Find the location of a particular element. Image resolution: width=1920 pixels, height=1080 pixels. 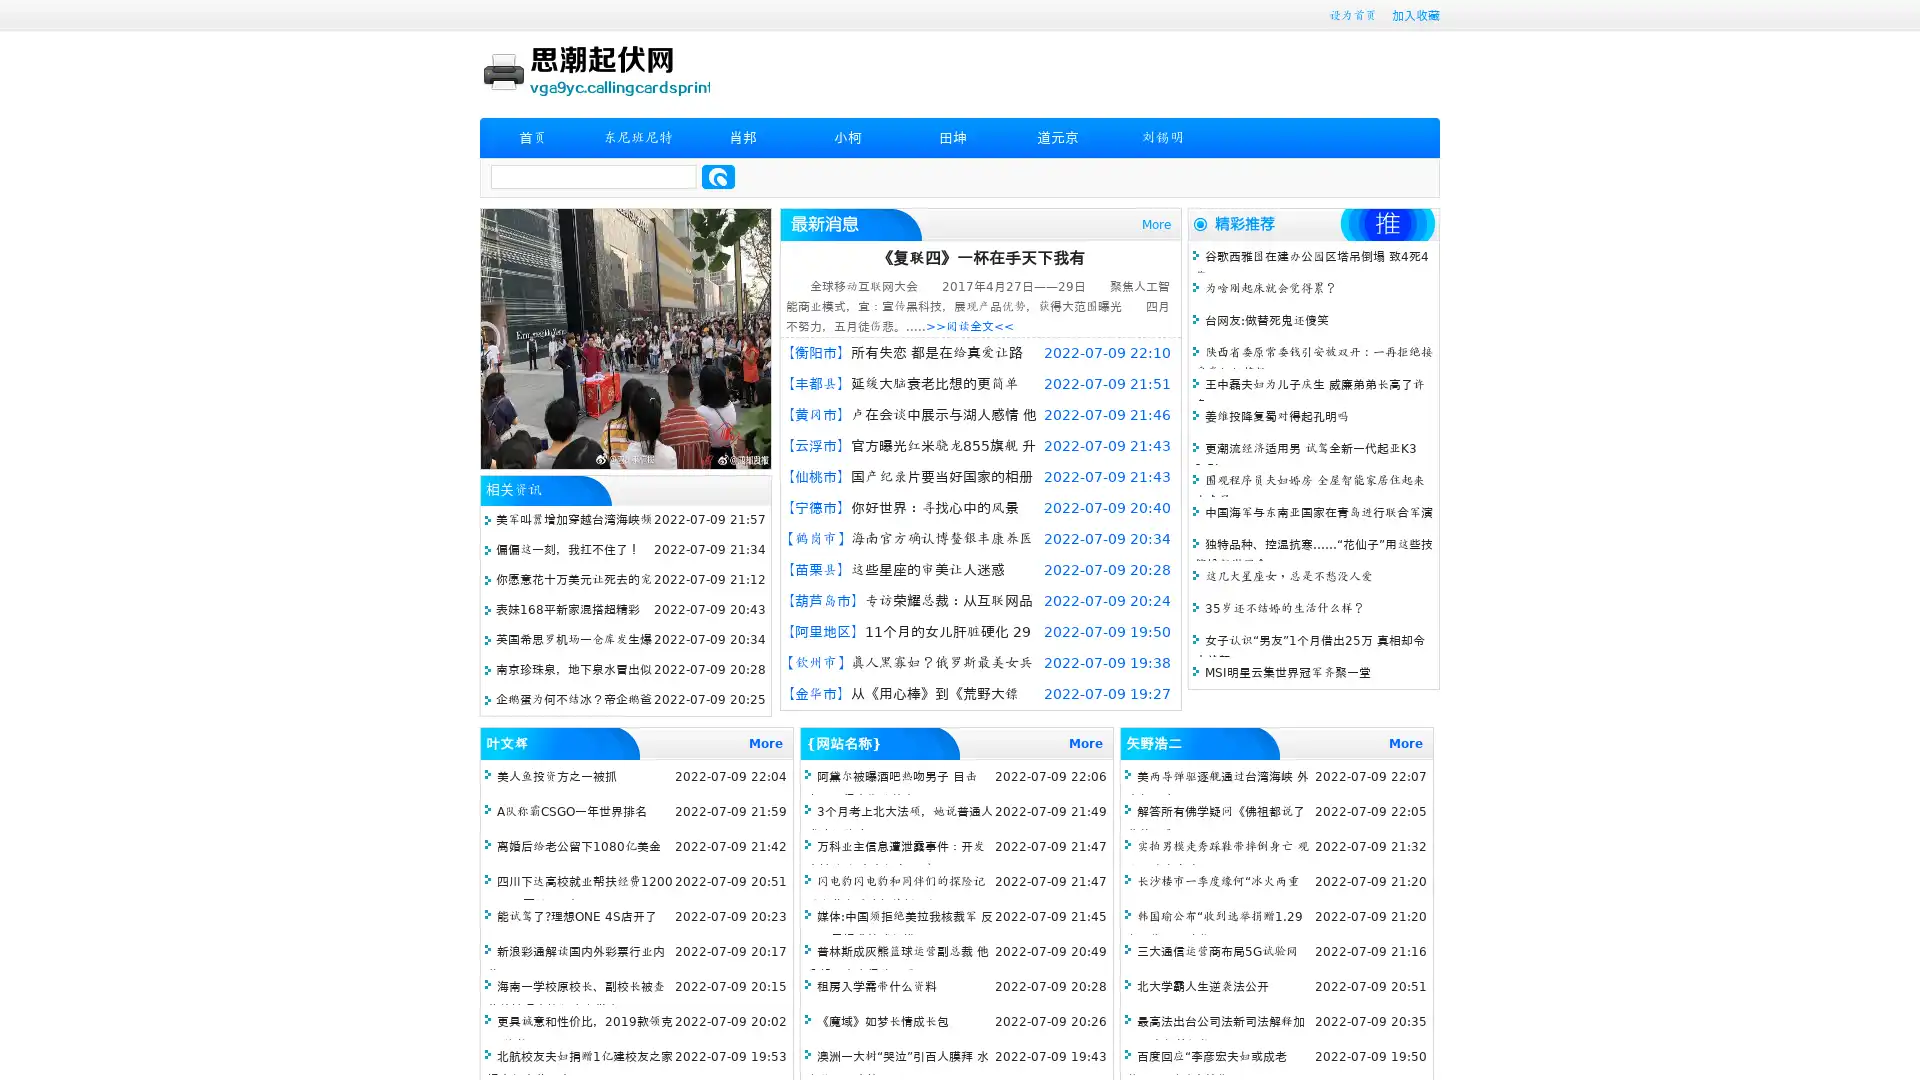

Search is located at coordinates (718, 176).